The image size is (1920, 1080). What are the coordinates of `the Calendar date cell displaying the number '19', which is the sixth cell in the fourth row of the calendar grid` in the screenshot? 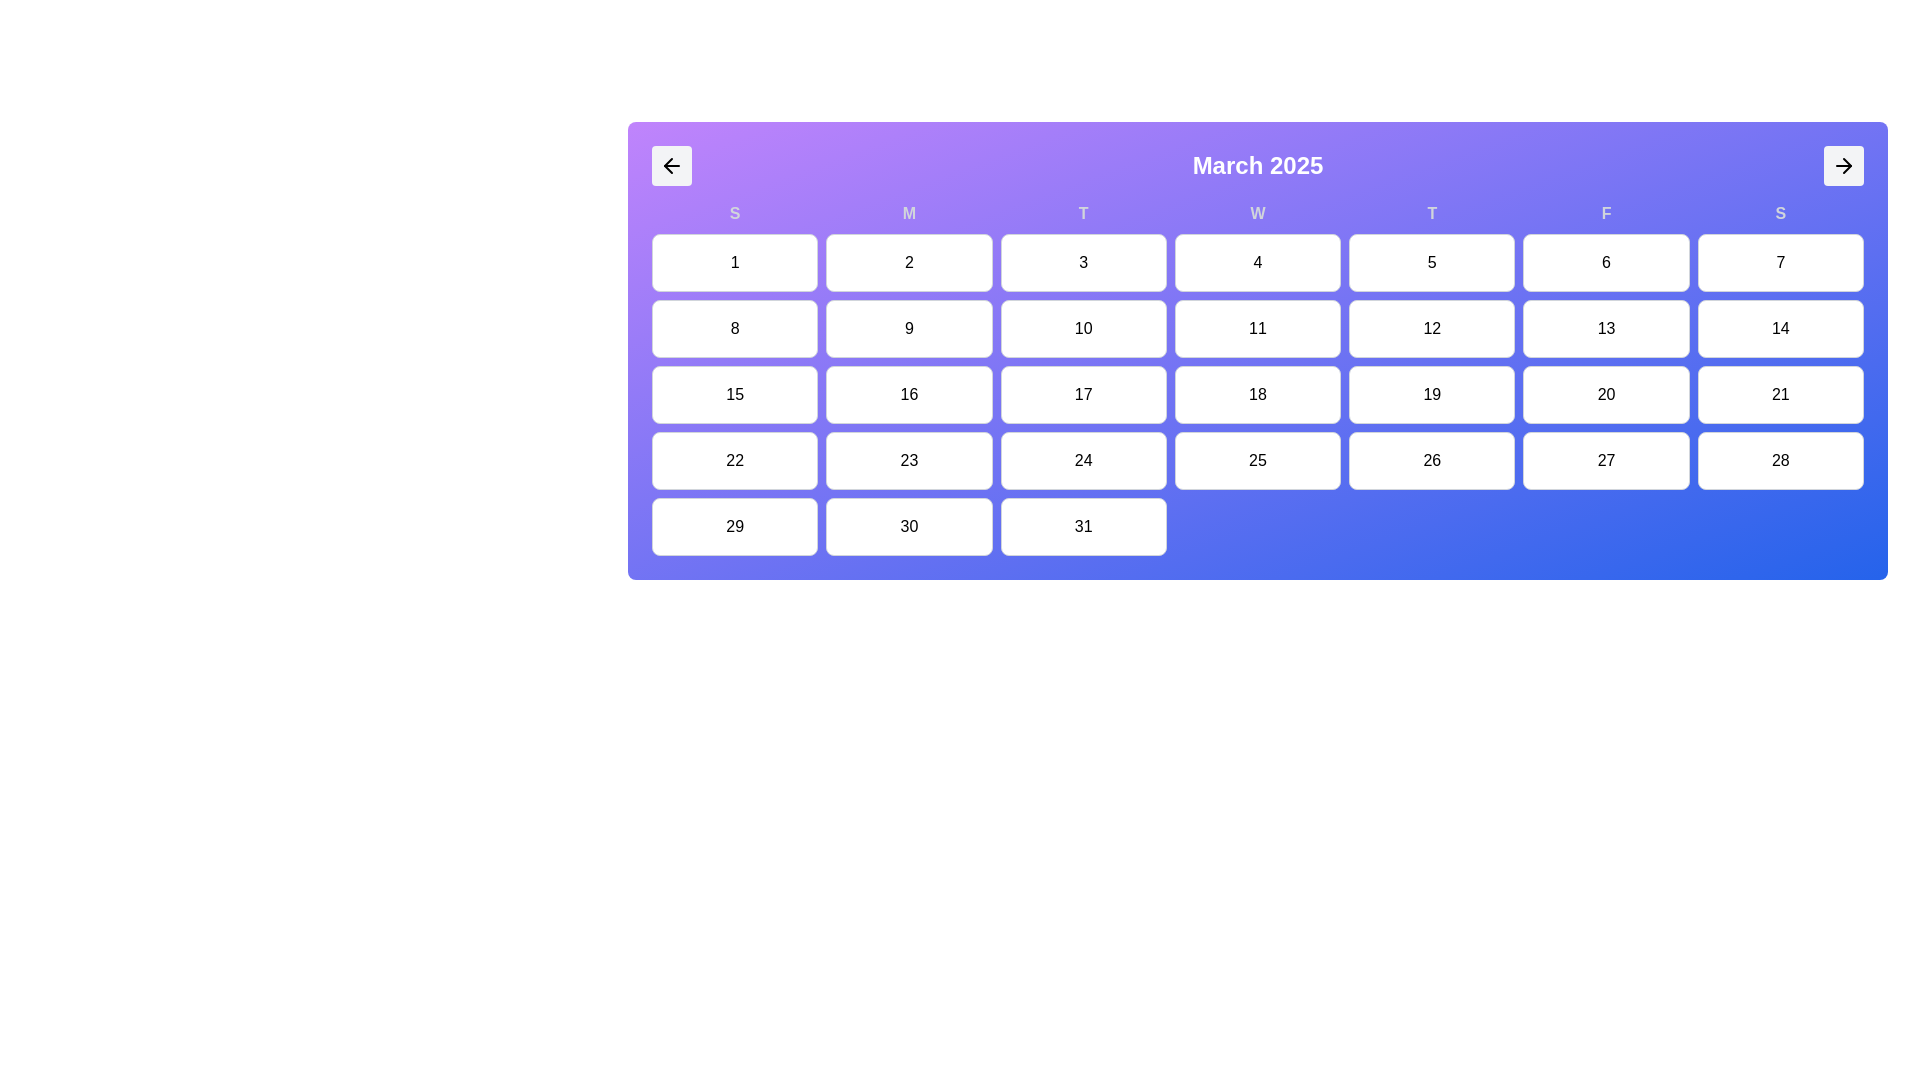 It's located at (1431, 394).